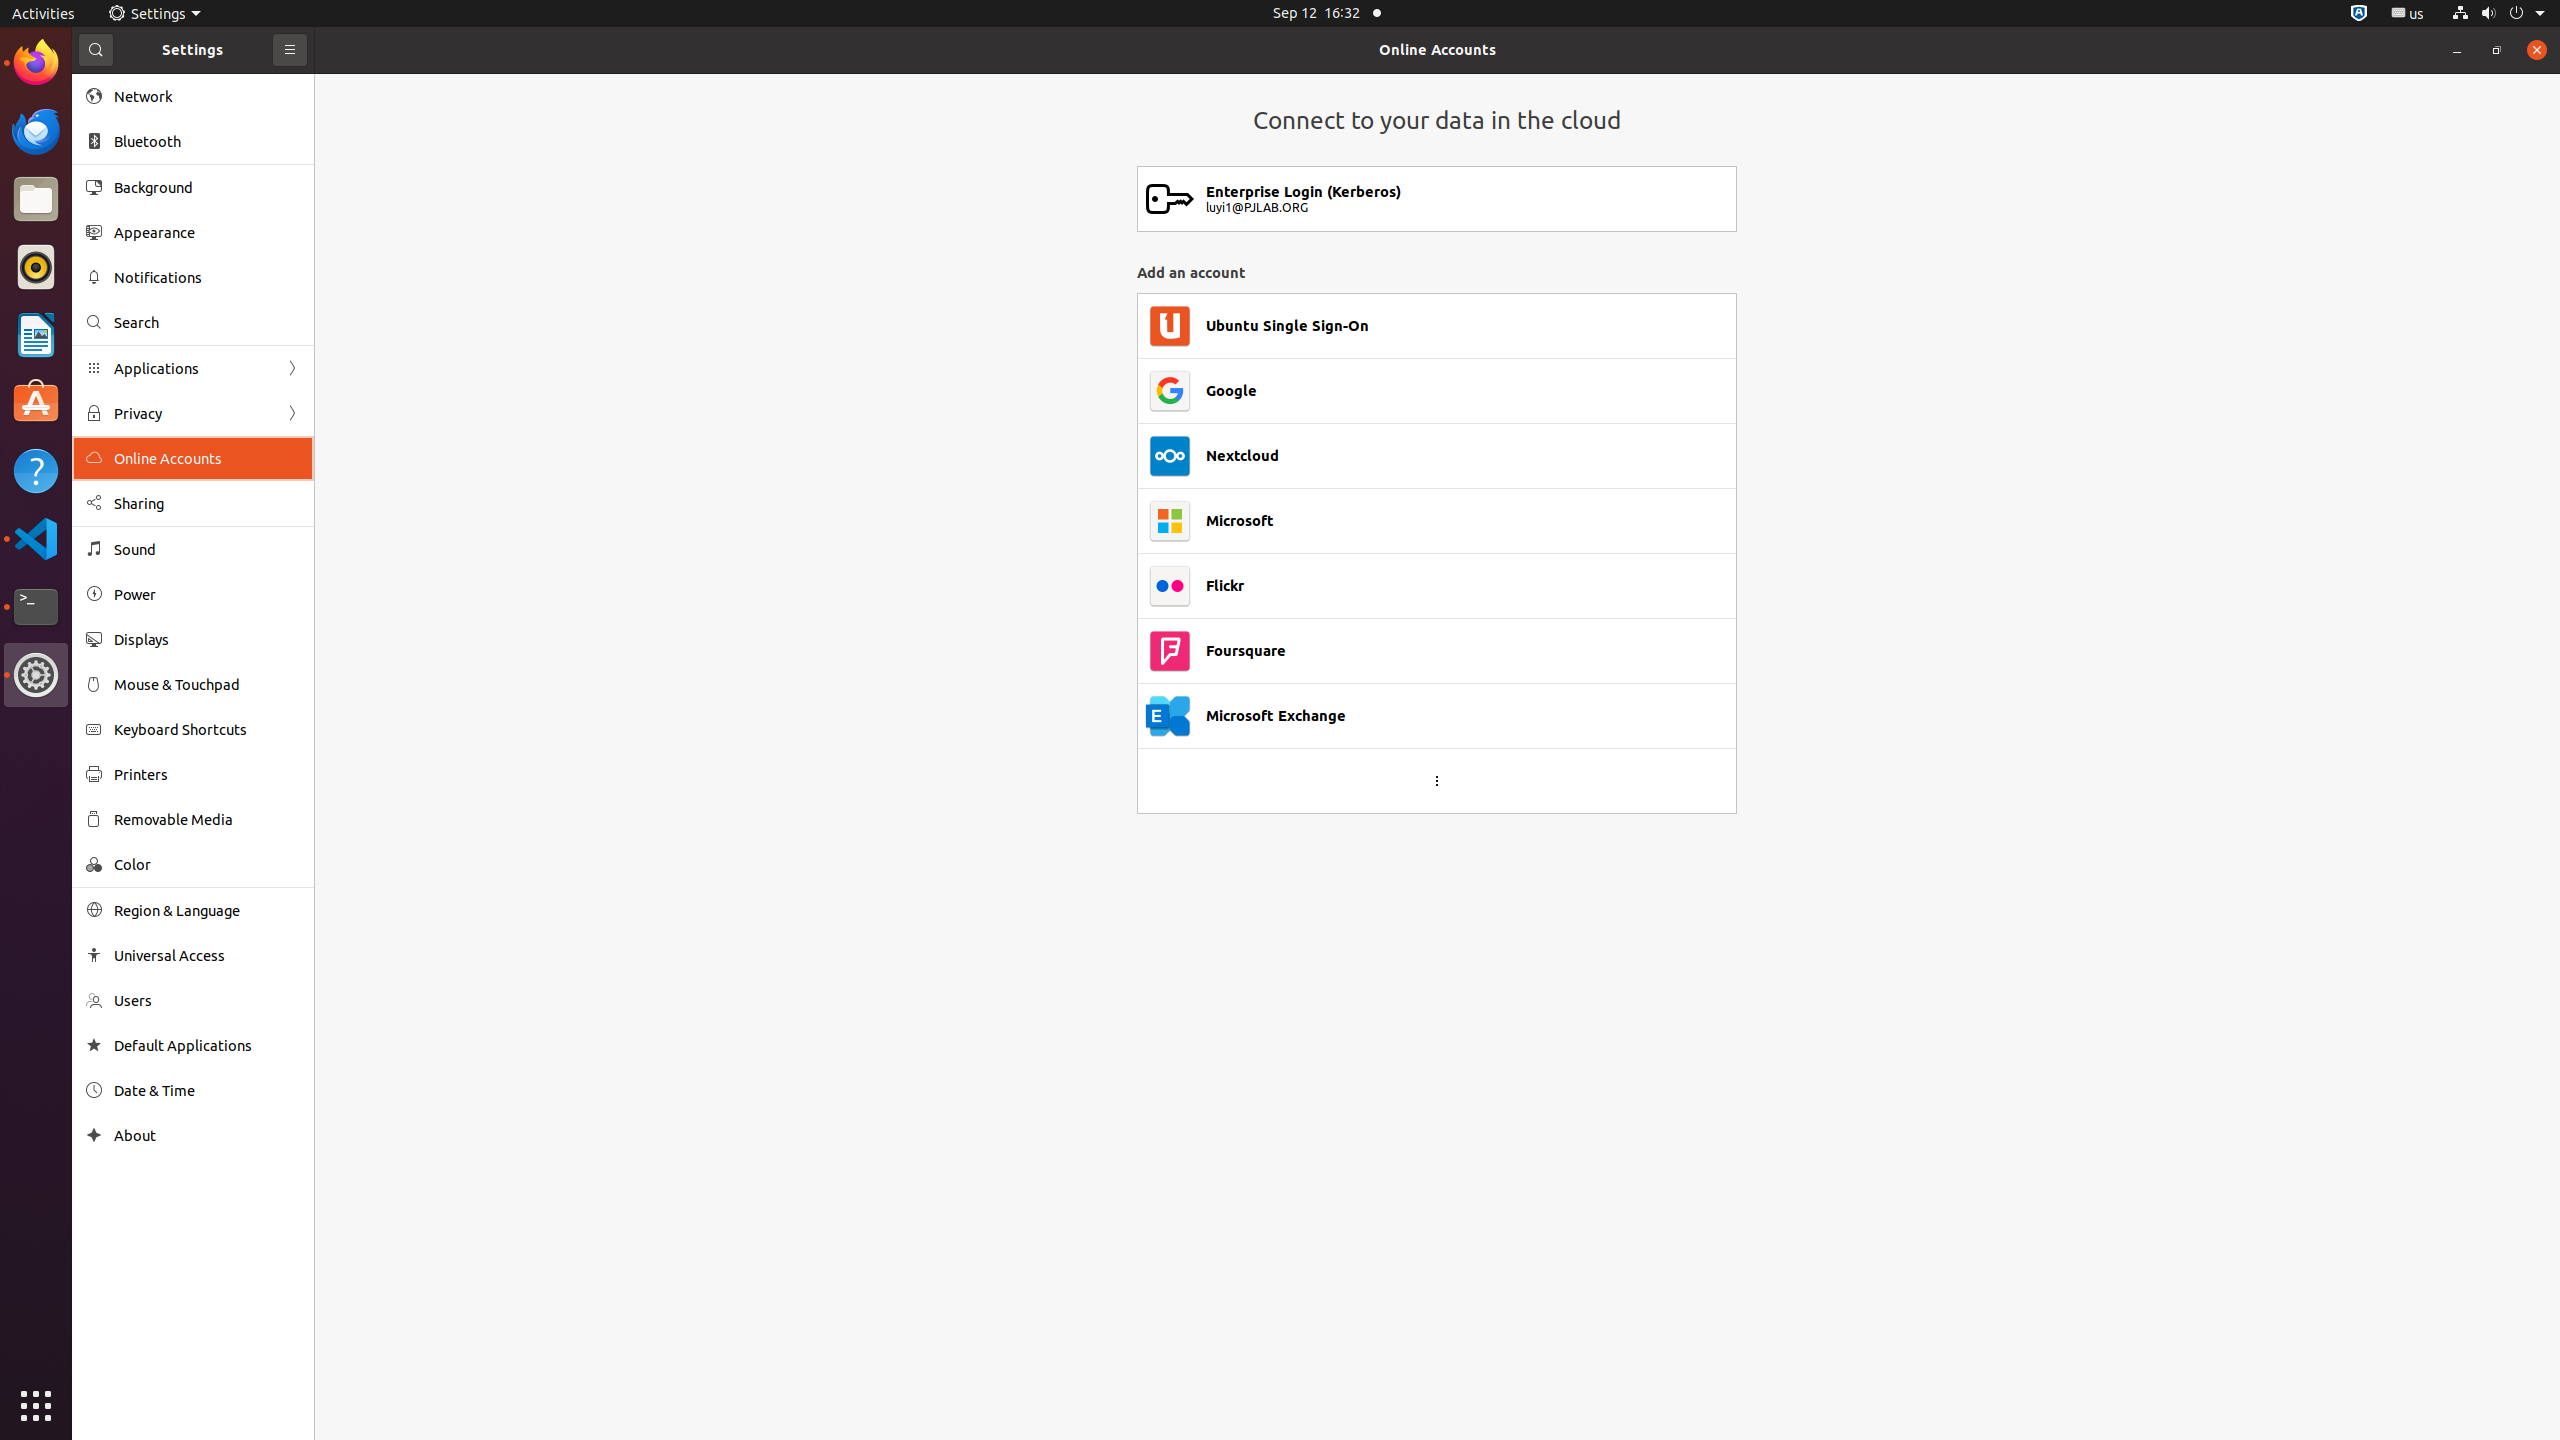 The image size is (2560, 1440). Describe the element at coordinates (1435, 271) in the screenshot. I see `'Add an account'` at that location.